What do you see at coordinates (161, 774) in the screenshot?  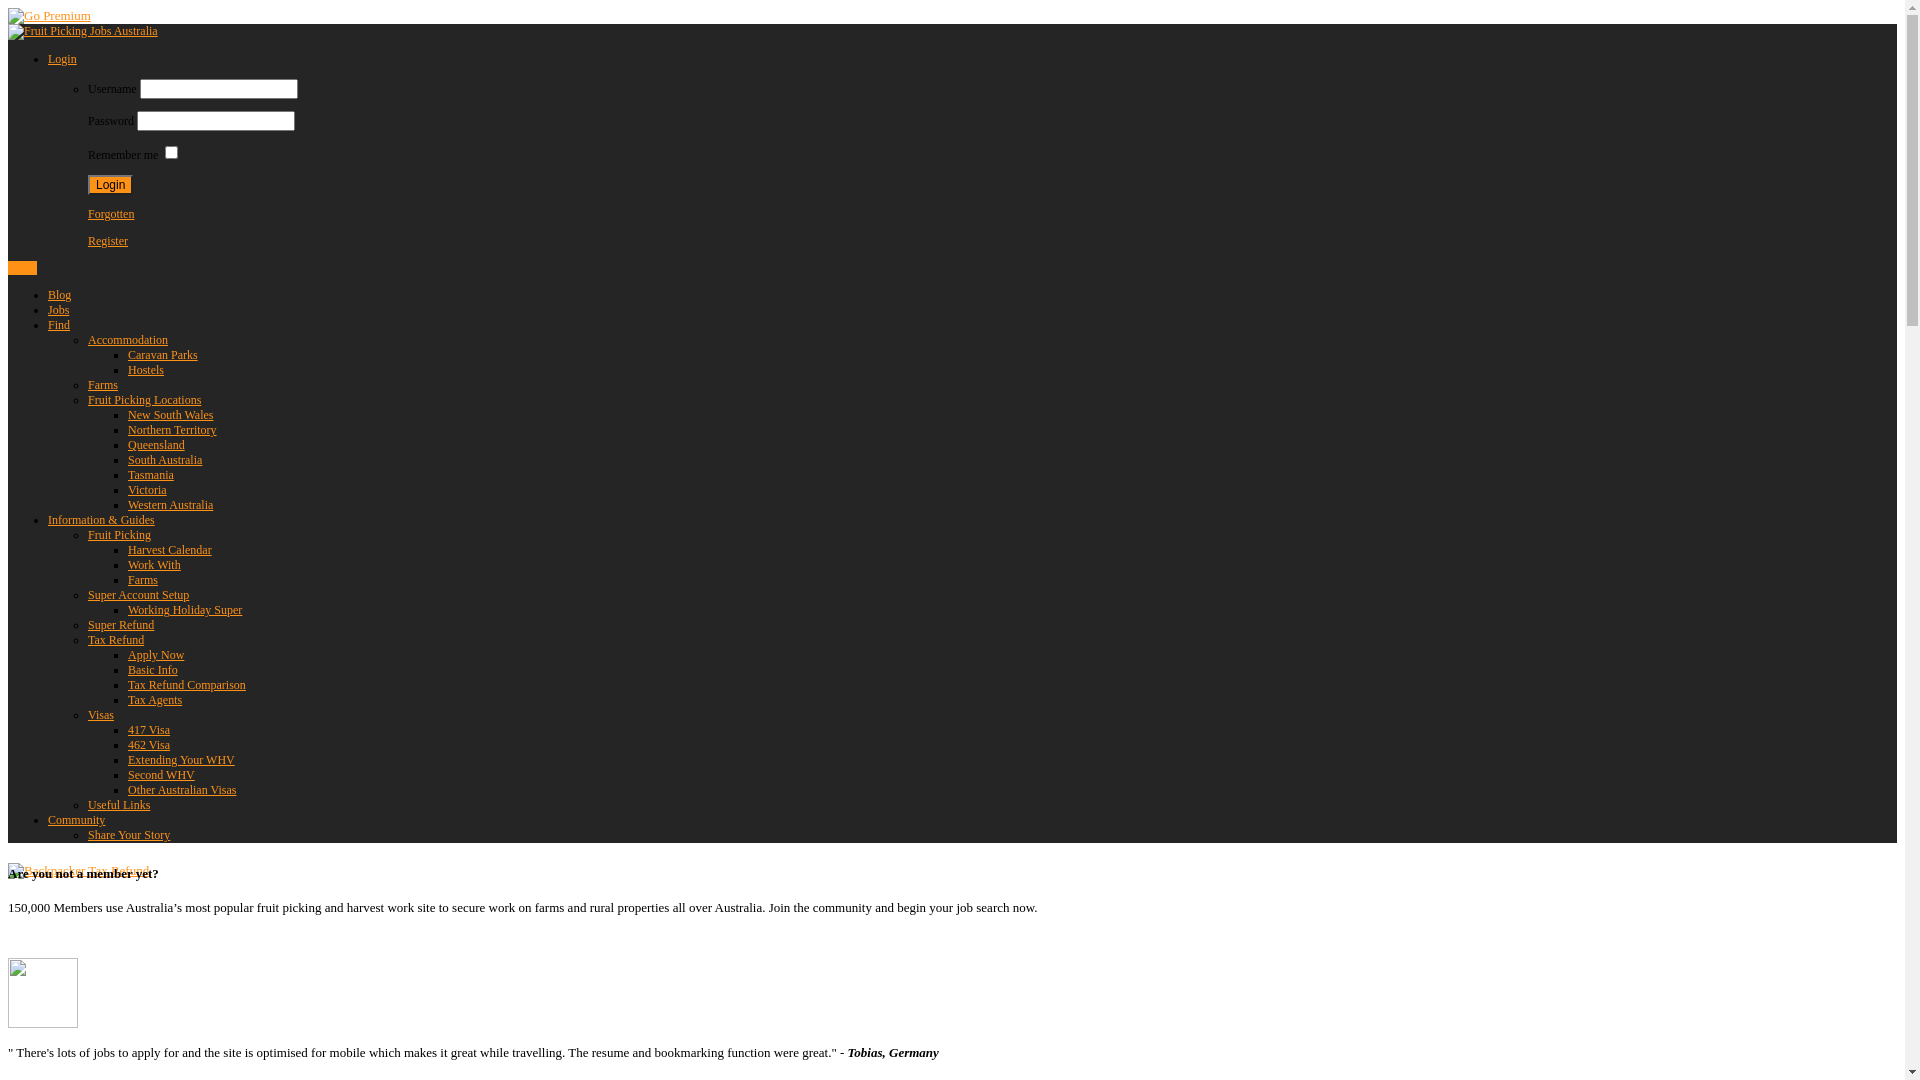 I see `'Second WHV'` at bounding box center [161, 774].